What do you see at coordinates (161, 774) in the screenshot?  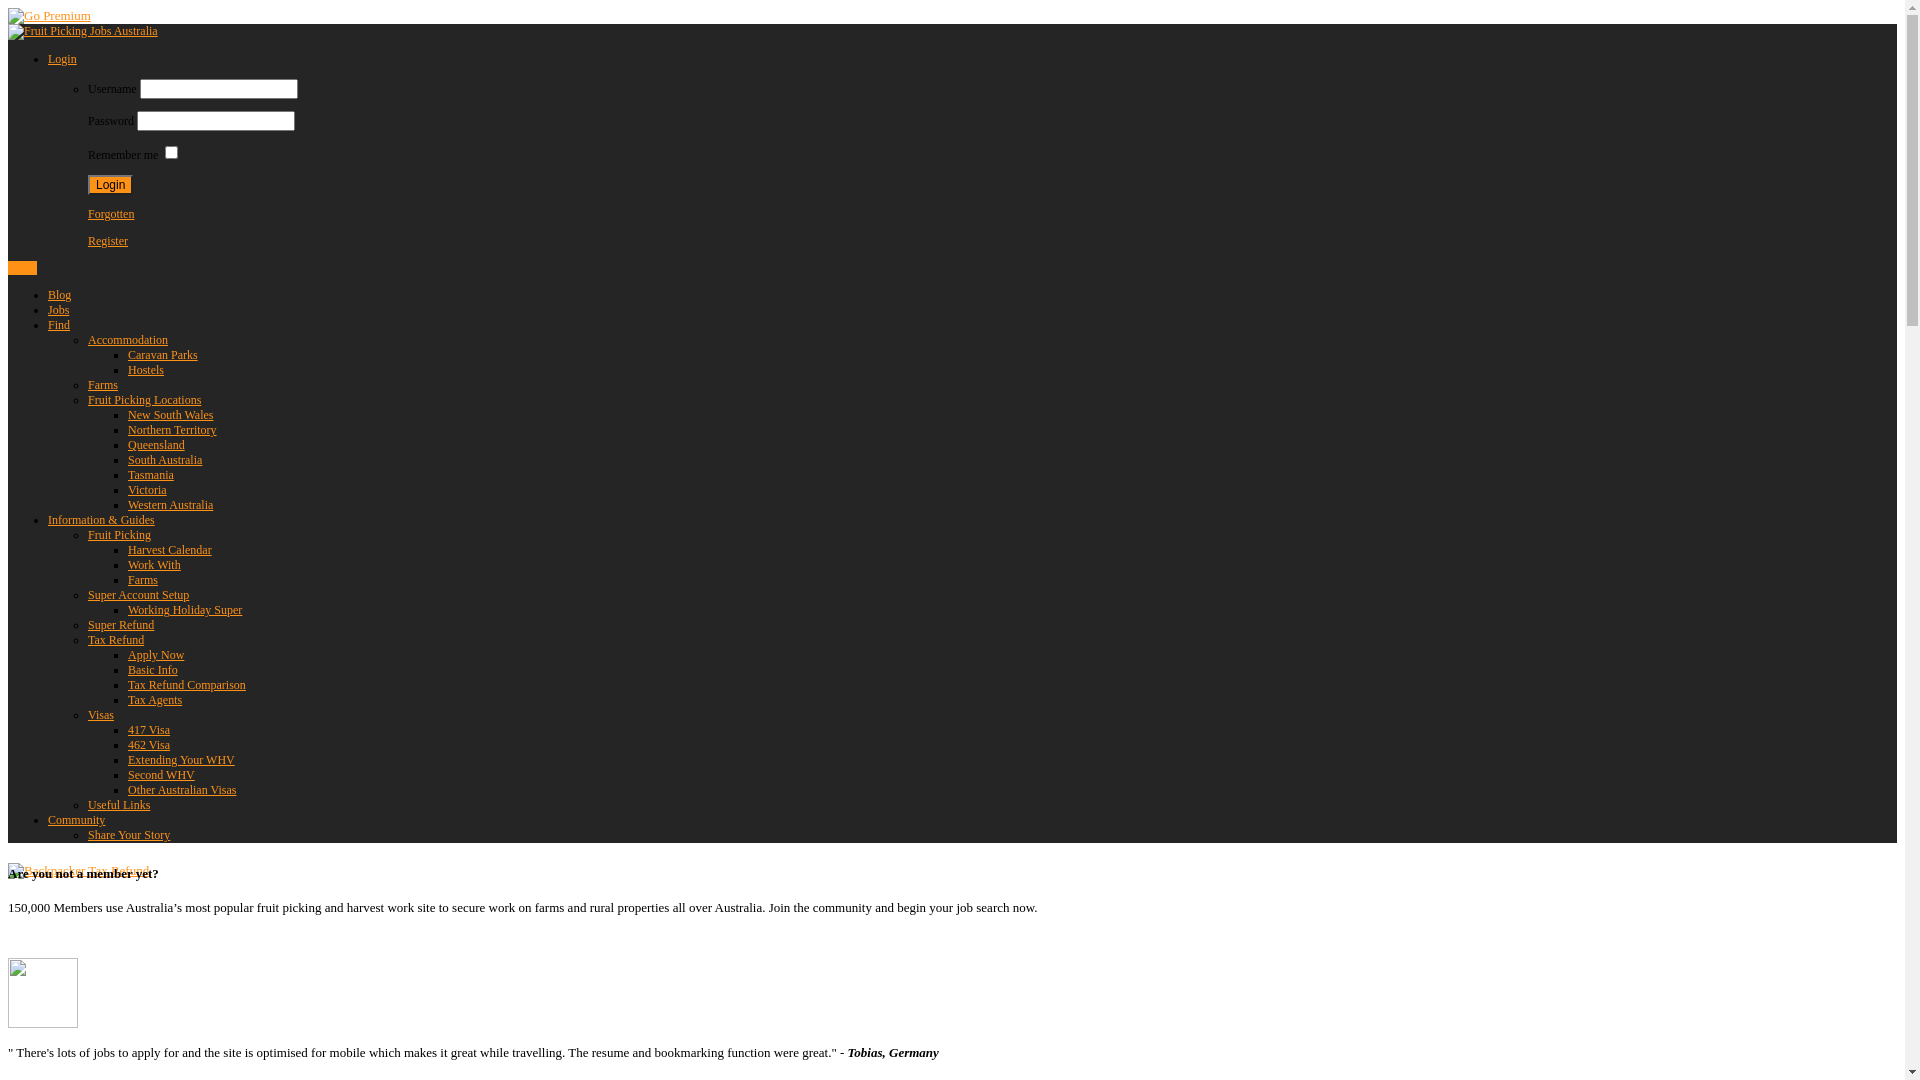 I see `'Second WHV'` at bounding box center [161, 774].